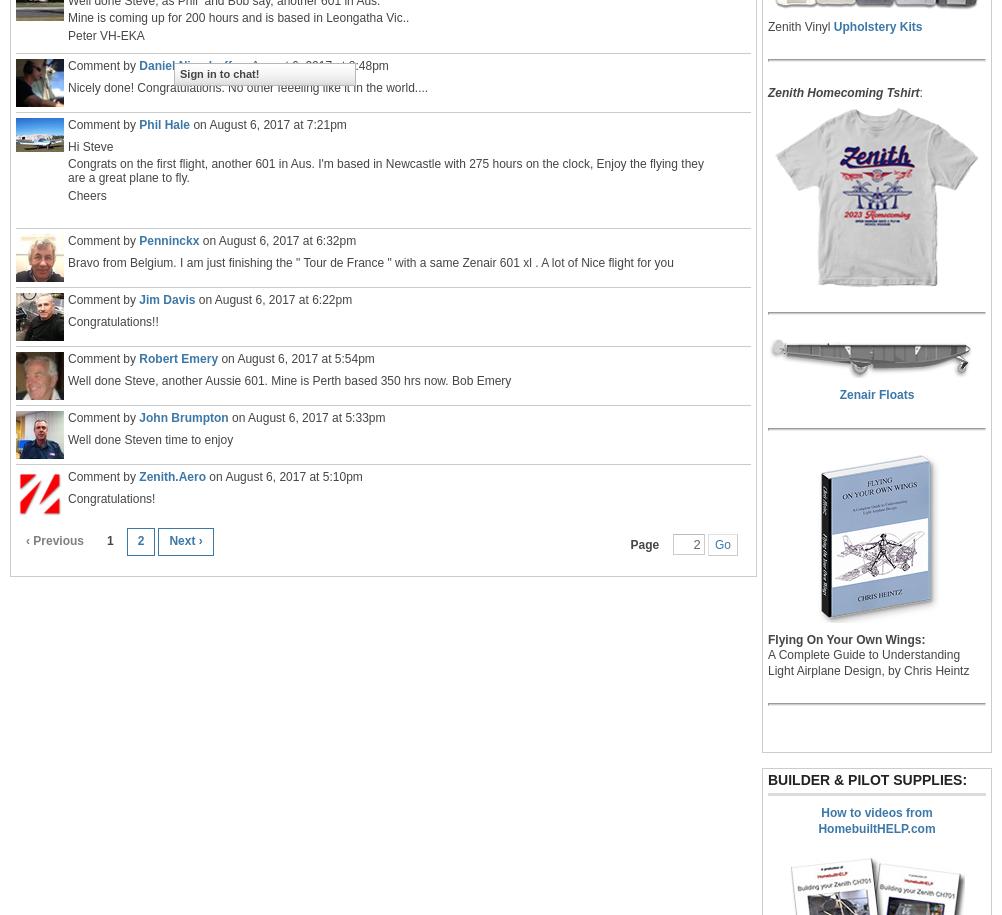 This screenshot has height=915, width=1002. Describe the element at coordinates (185, 64) in the screenshot. I see `'Daniel Niendorff'` at that location.